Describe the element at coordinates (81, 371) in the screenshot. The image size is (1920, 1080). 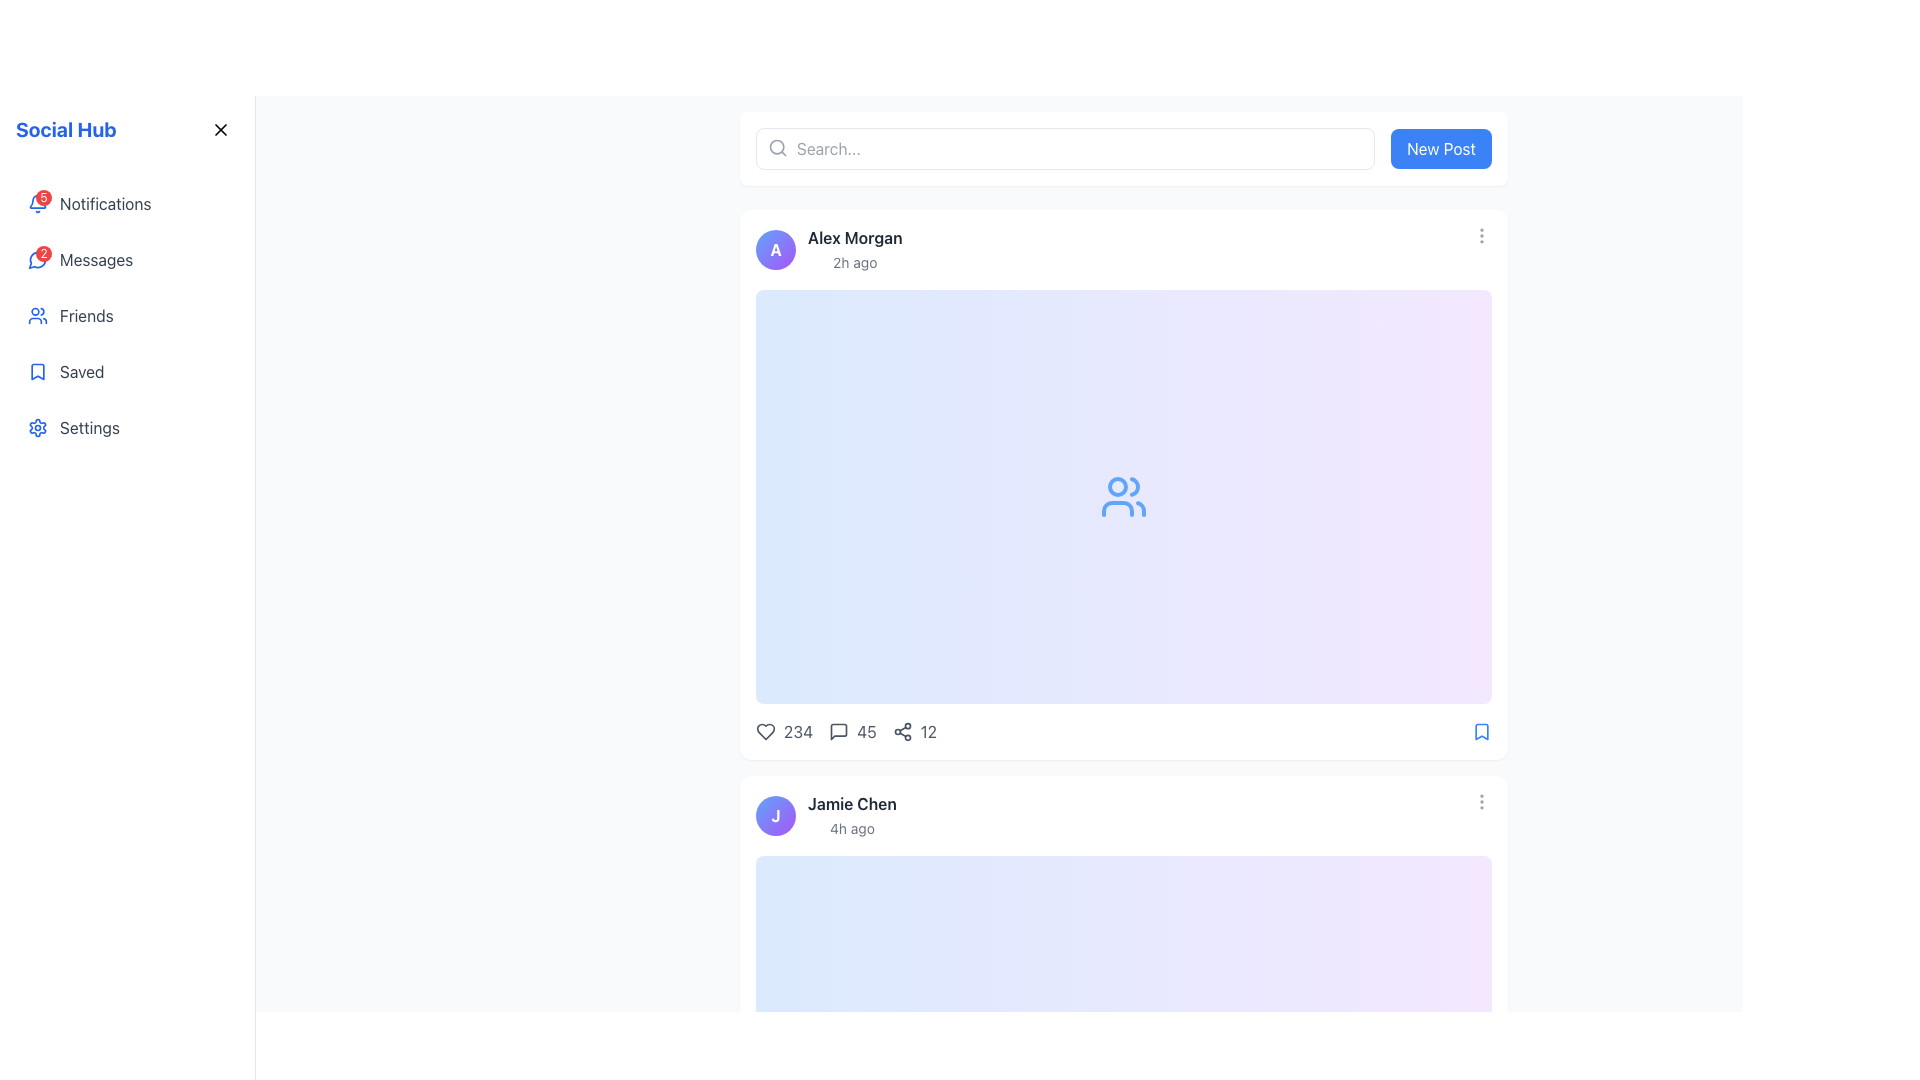
I see `the Text Label in the sidebar that indicates saved items, located fourth from the top` at that location.